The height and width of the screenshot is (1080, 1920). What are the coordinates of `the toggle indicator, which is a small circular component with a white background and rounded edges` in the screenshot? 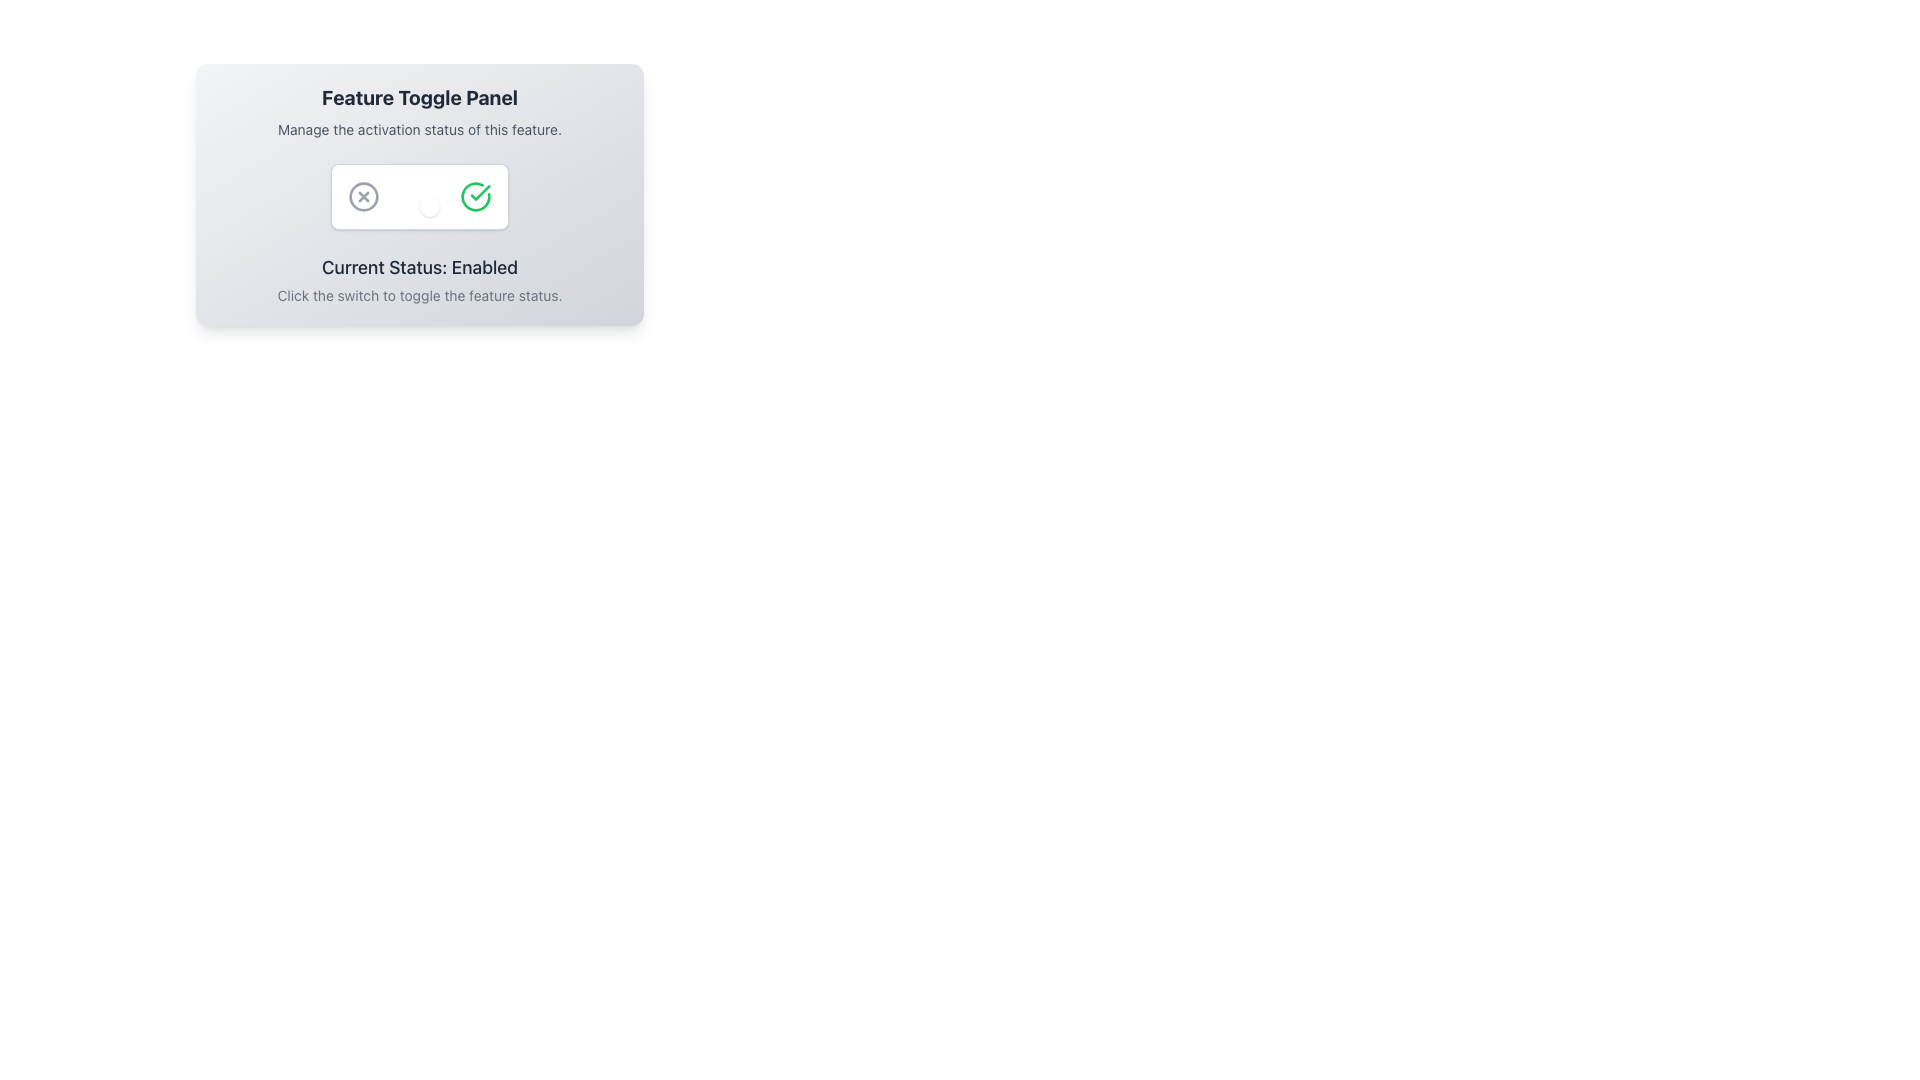 It's located at (429, 207).